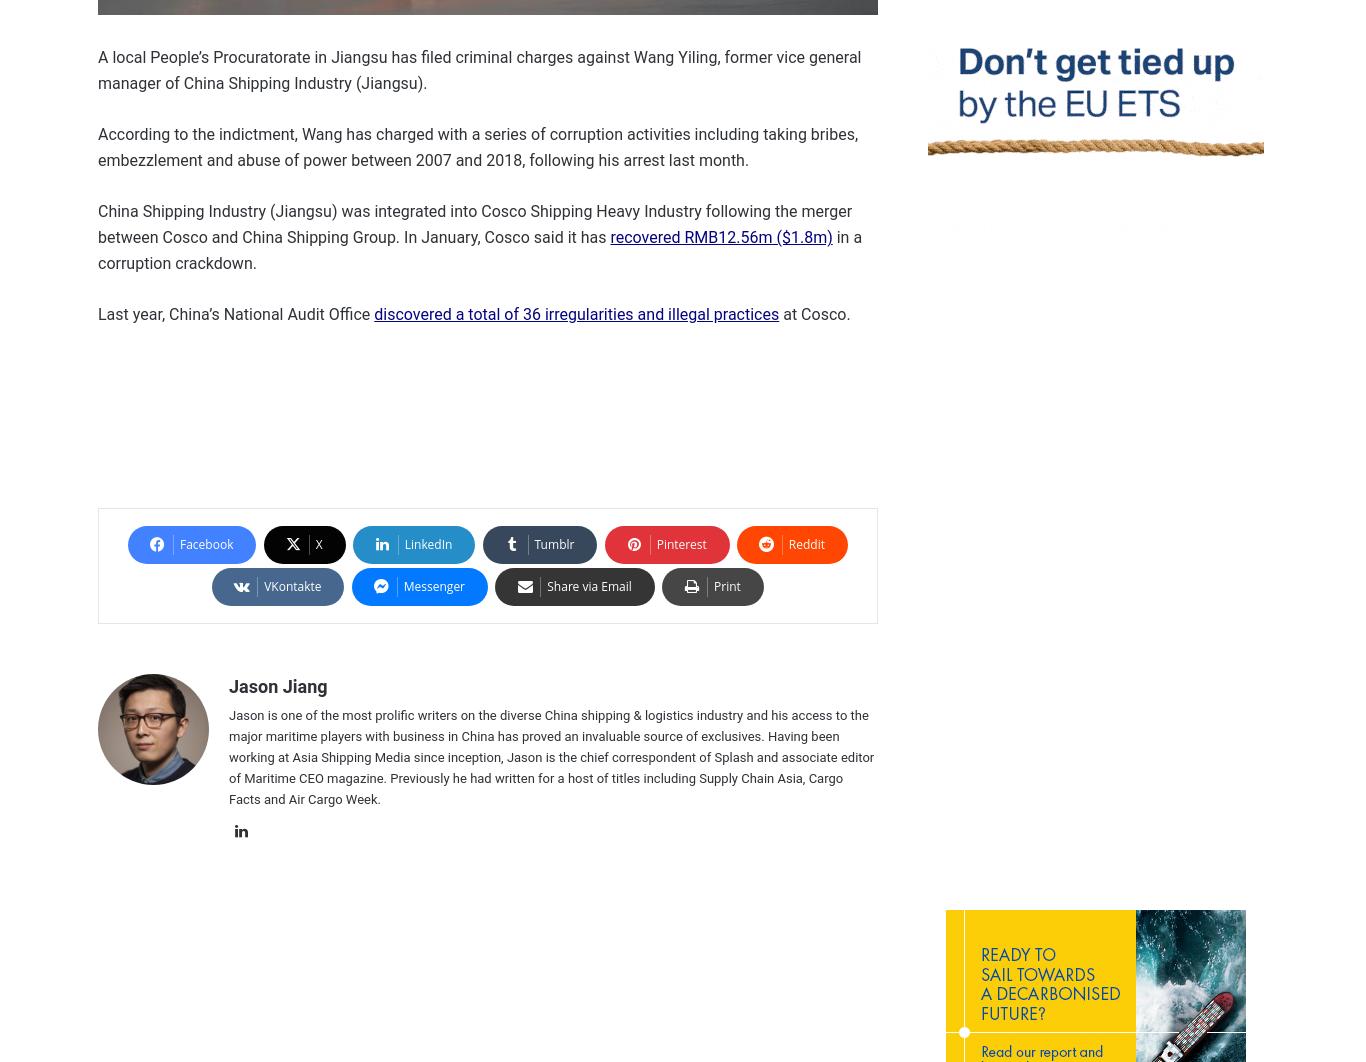 This screenshot has height=1062, width=1366. What do you see at coordinates (97, 224) in the screenshot?
I see `'China Shipping Industry (Jiangsu) was integrated into Cosco Shipping Heavy Industry following the merger between Cosco and China Shipping Group. In January, Cosco said it has'` at bounding box center [97, 224].